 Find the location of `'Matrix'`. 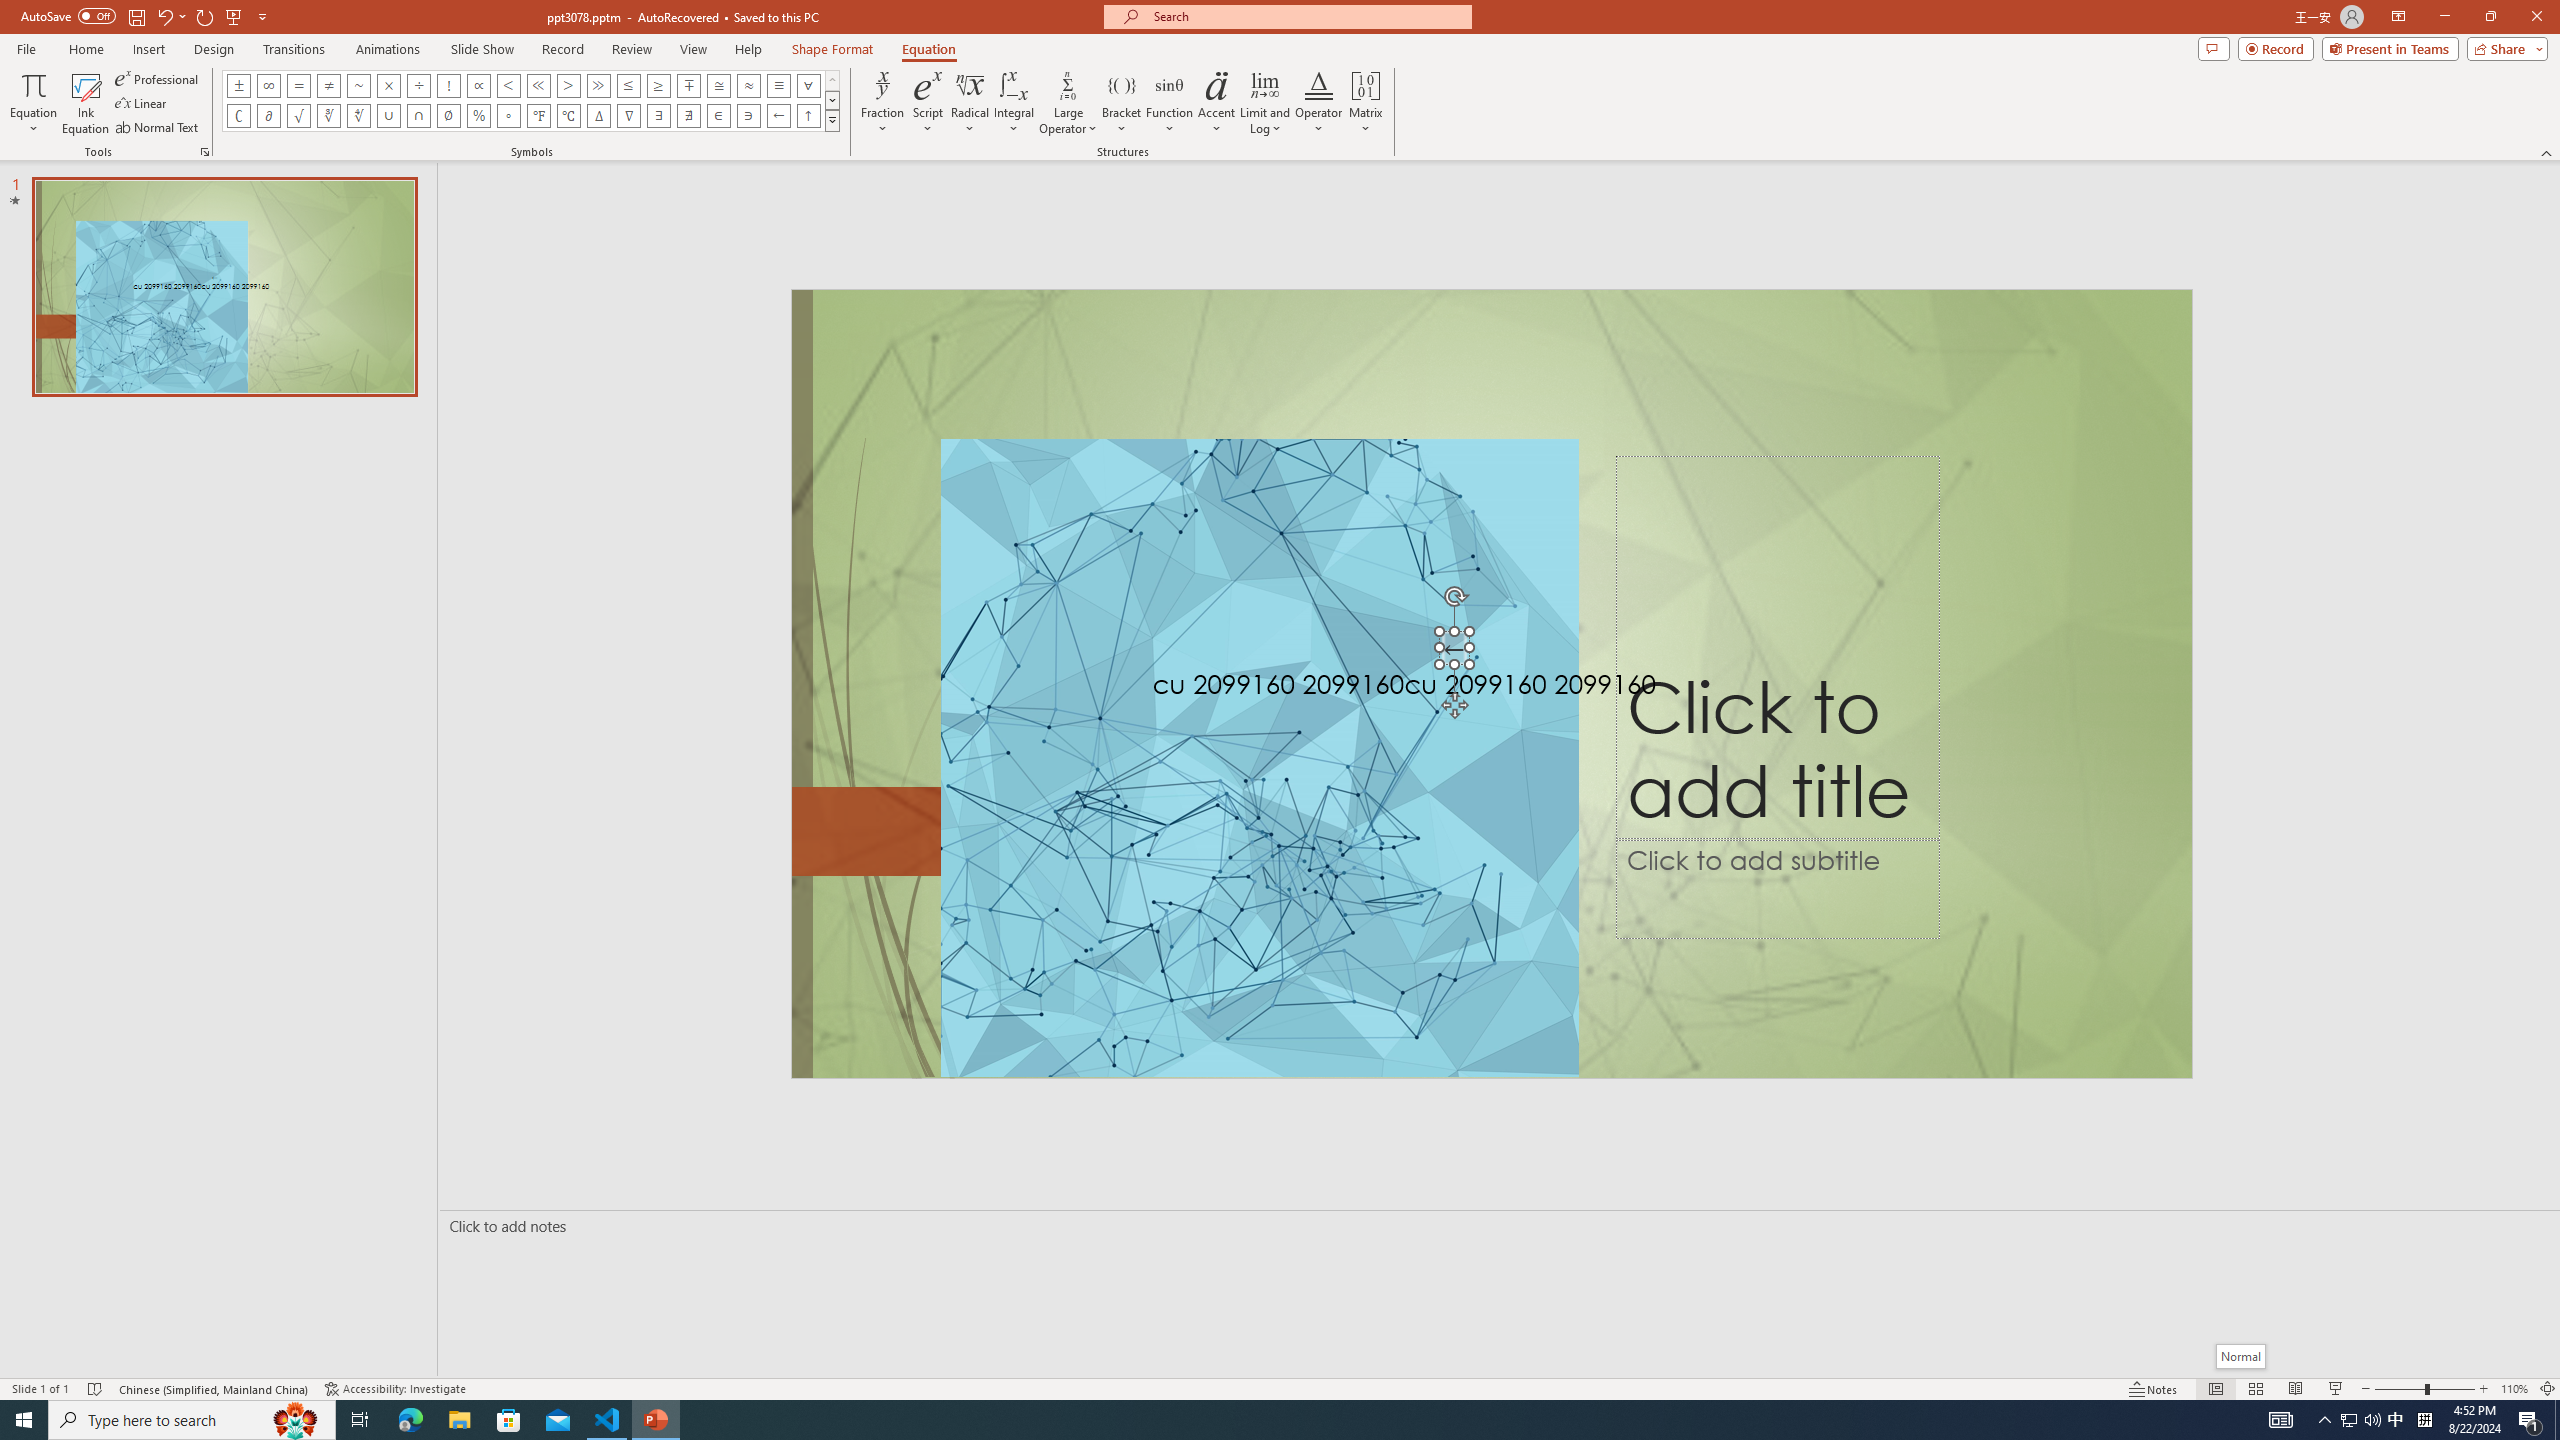

'Matrix' is located at coordinates (1365, 103).